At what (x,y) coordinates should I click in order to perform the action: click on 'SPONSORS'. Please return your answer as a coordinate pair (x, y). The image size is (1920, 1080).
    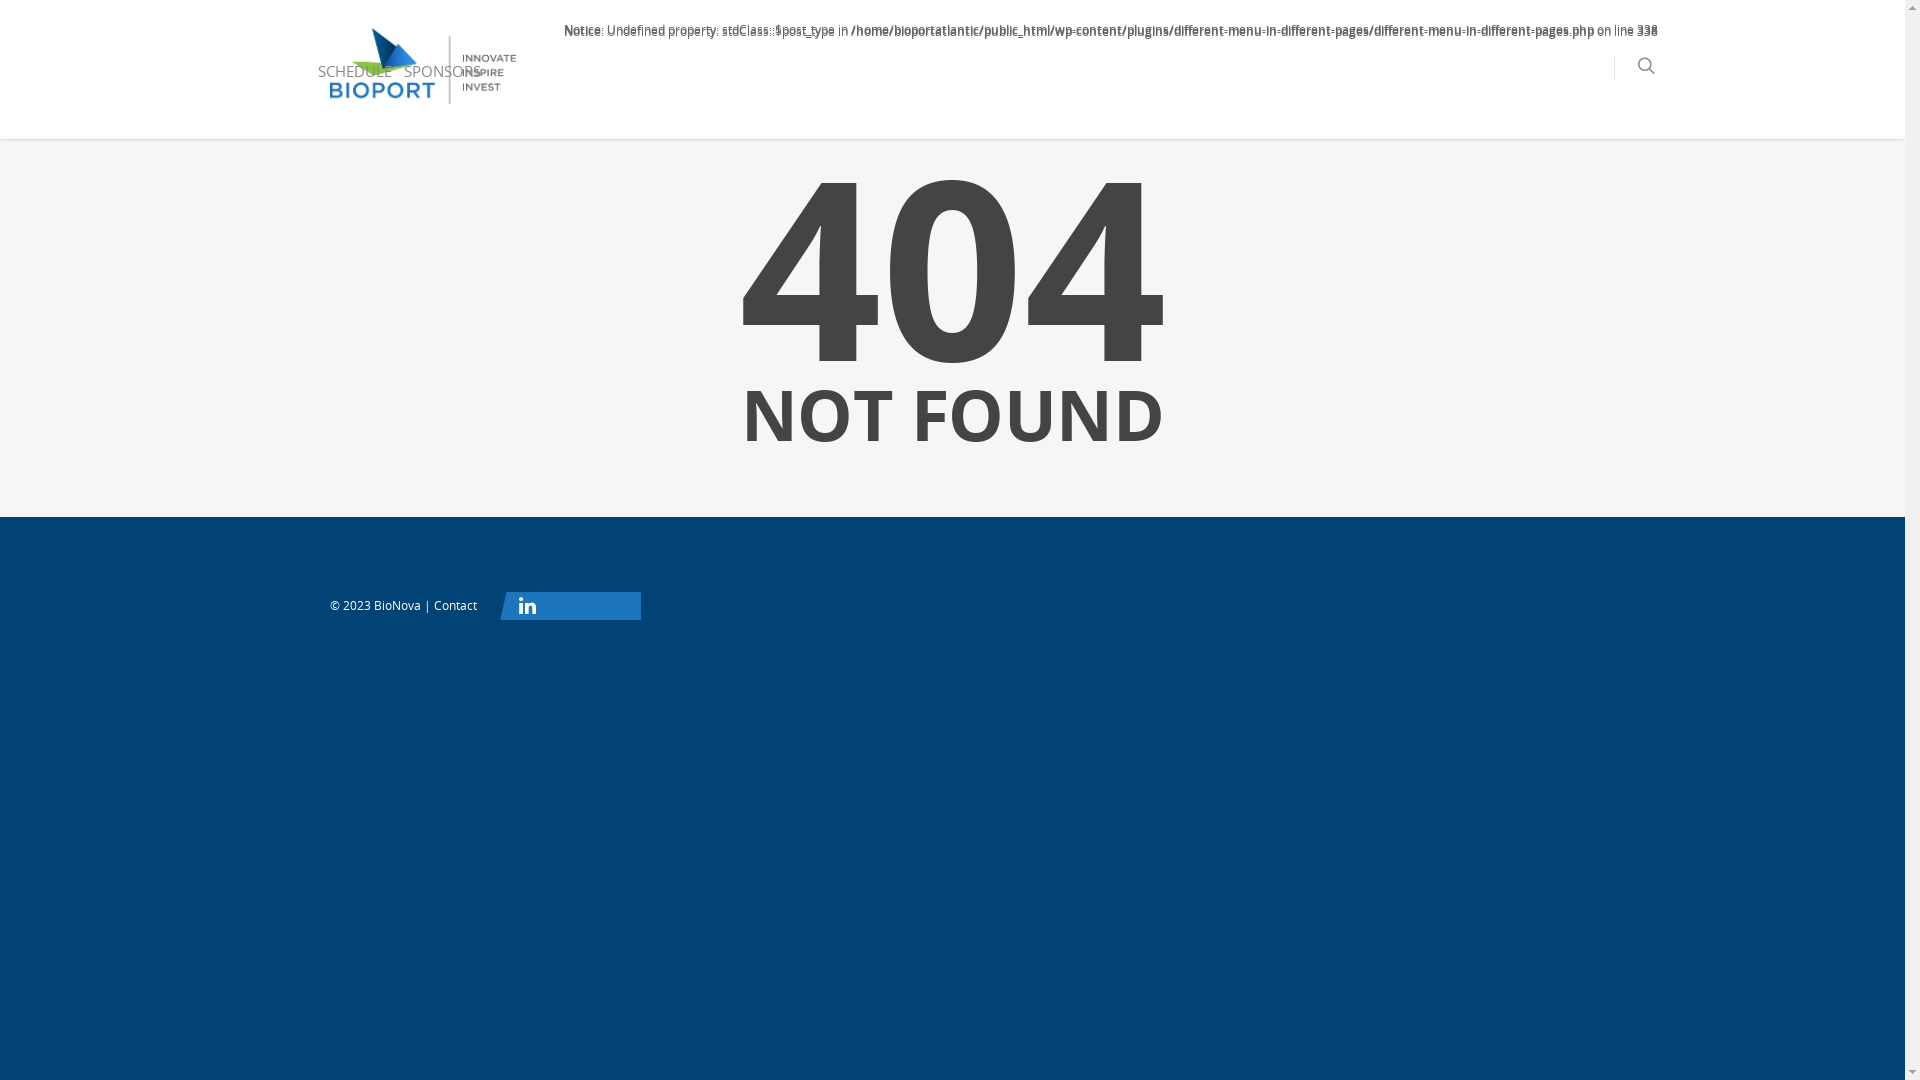
    Looking at the image, I should click on (441, 84).